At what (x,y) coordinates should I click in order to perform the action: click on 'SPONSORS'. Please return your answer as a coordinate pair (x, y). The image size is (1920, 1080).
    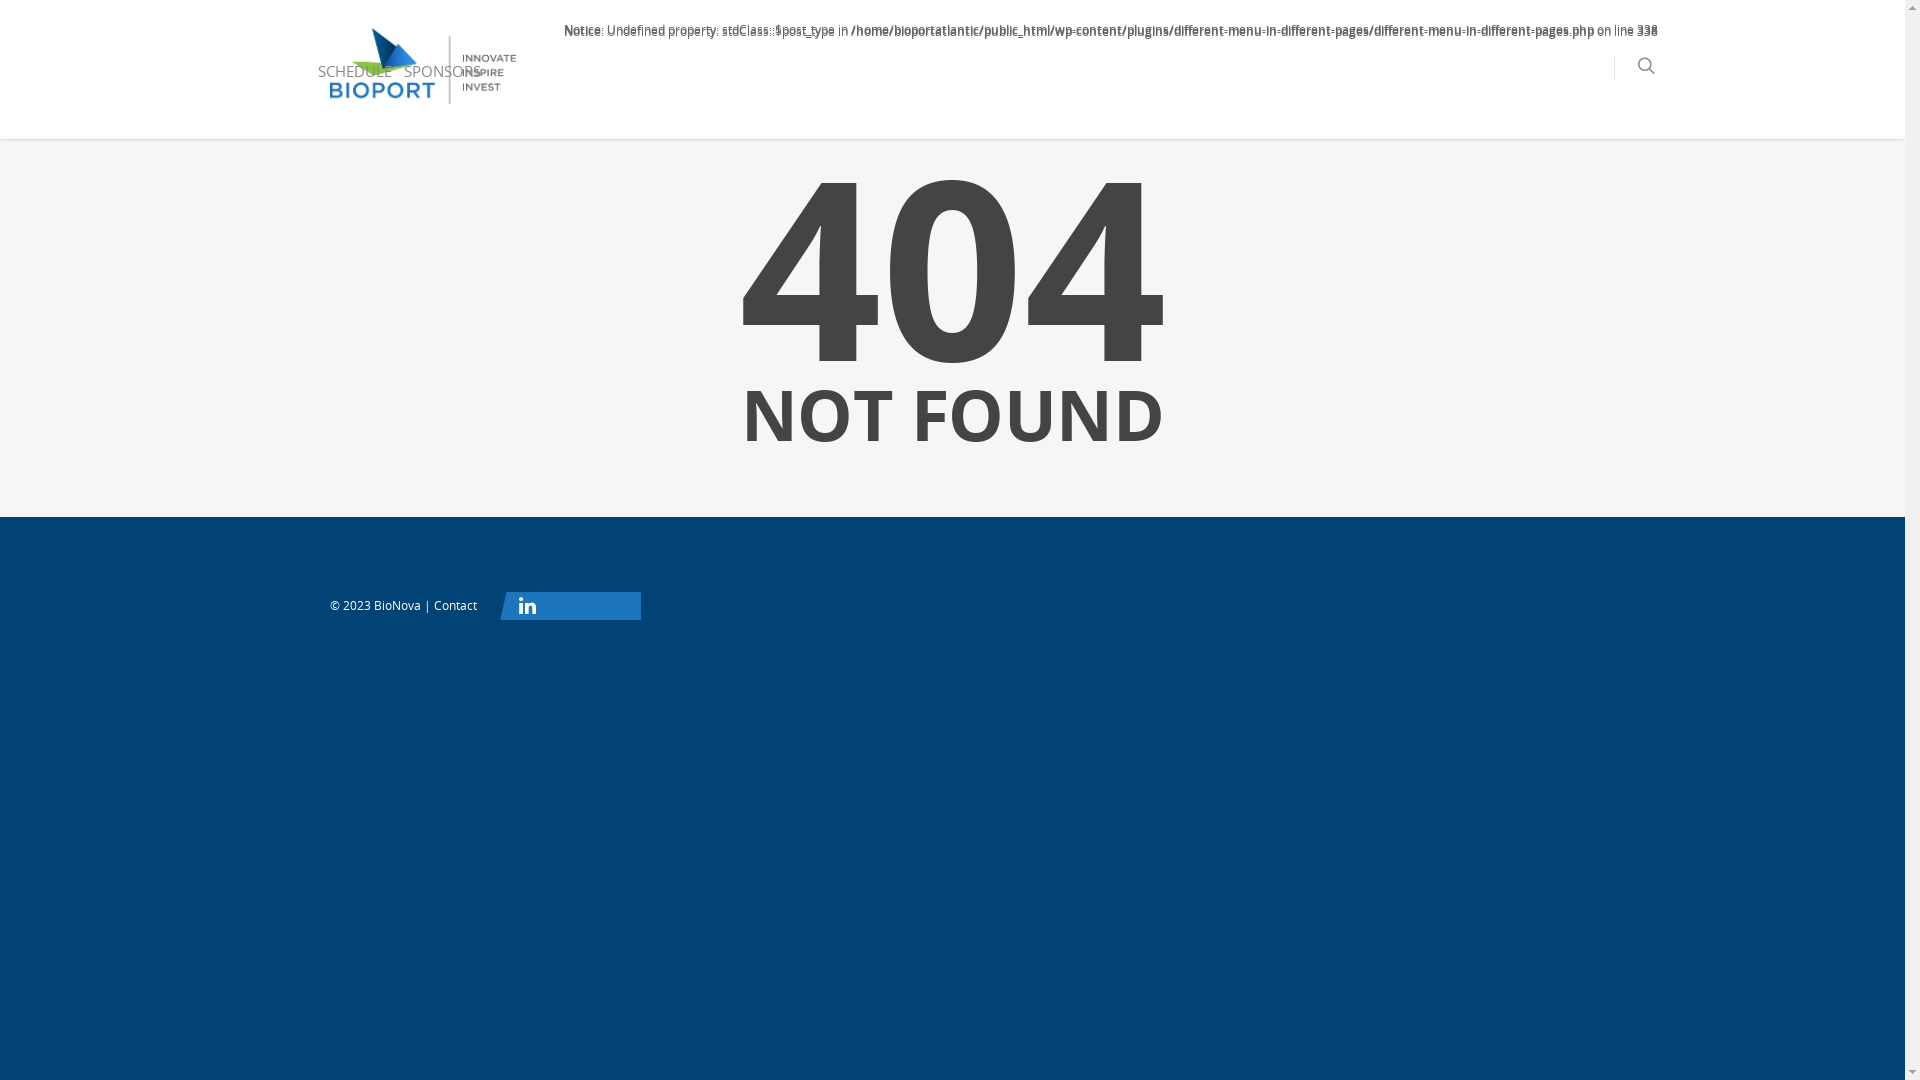
    Looking at the image, I should click on (441, 84).